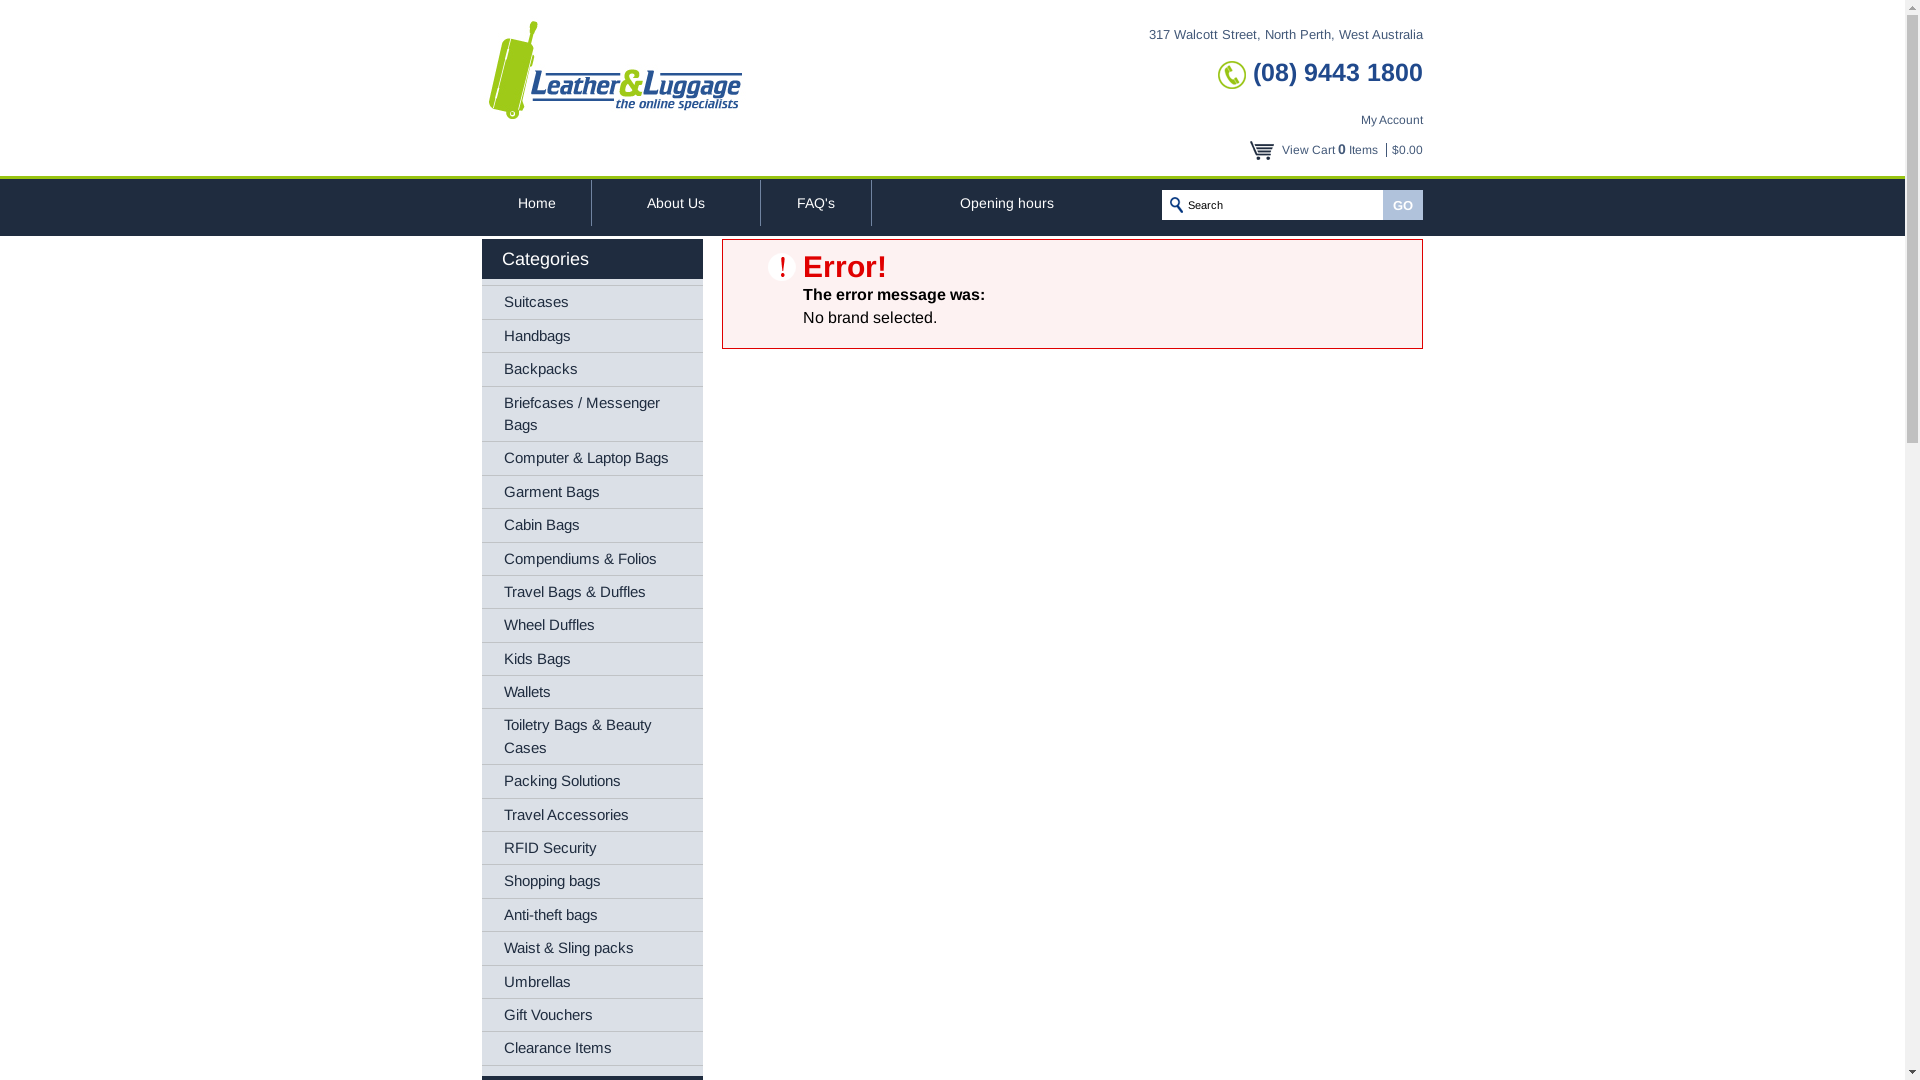 This screenshot has height=1080, width=1920. I want to click on 'Anti-theft bags', so click(481, 915).